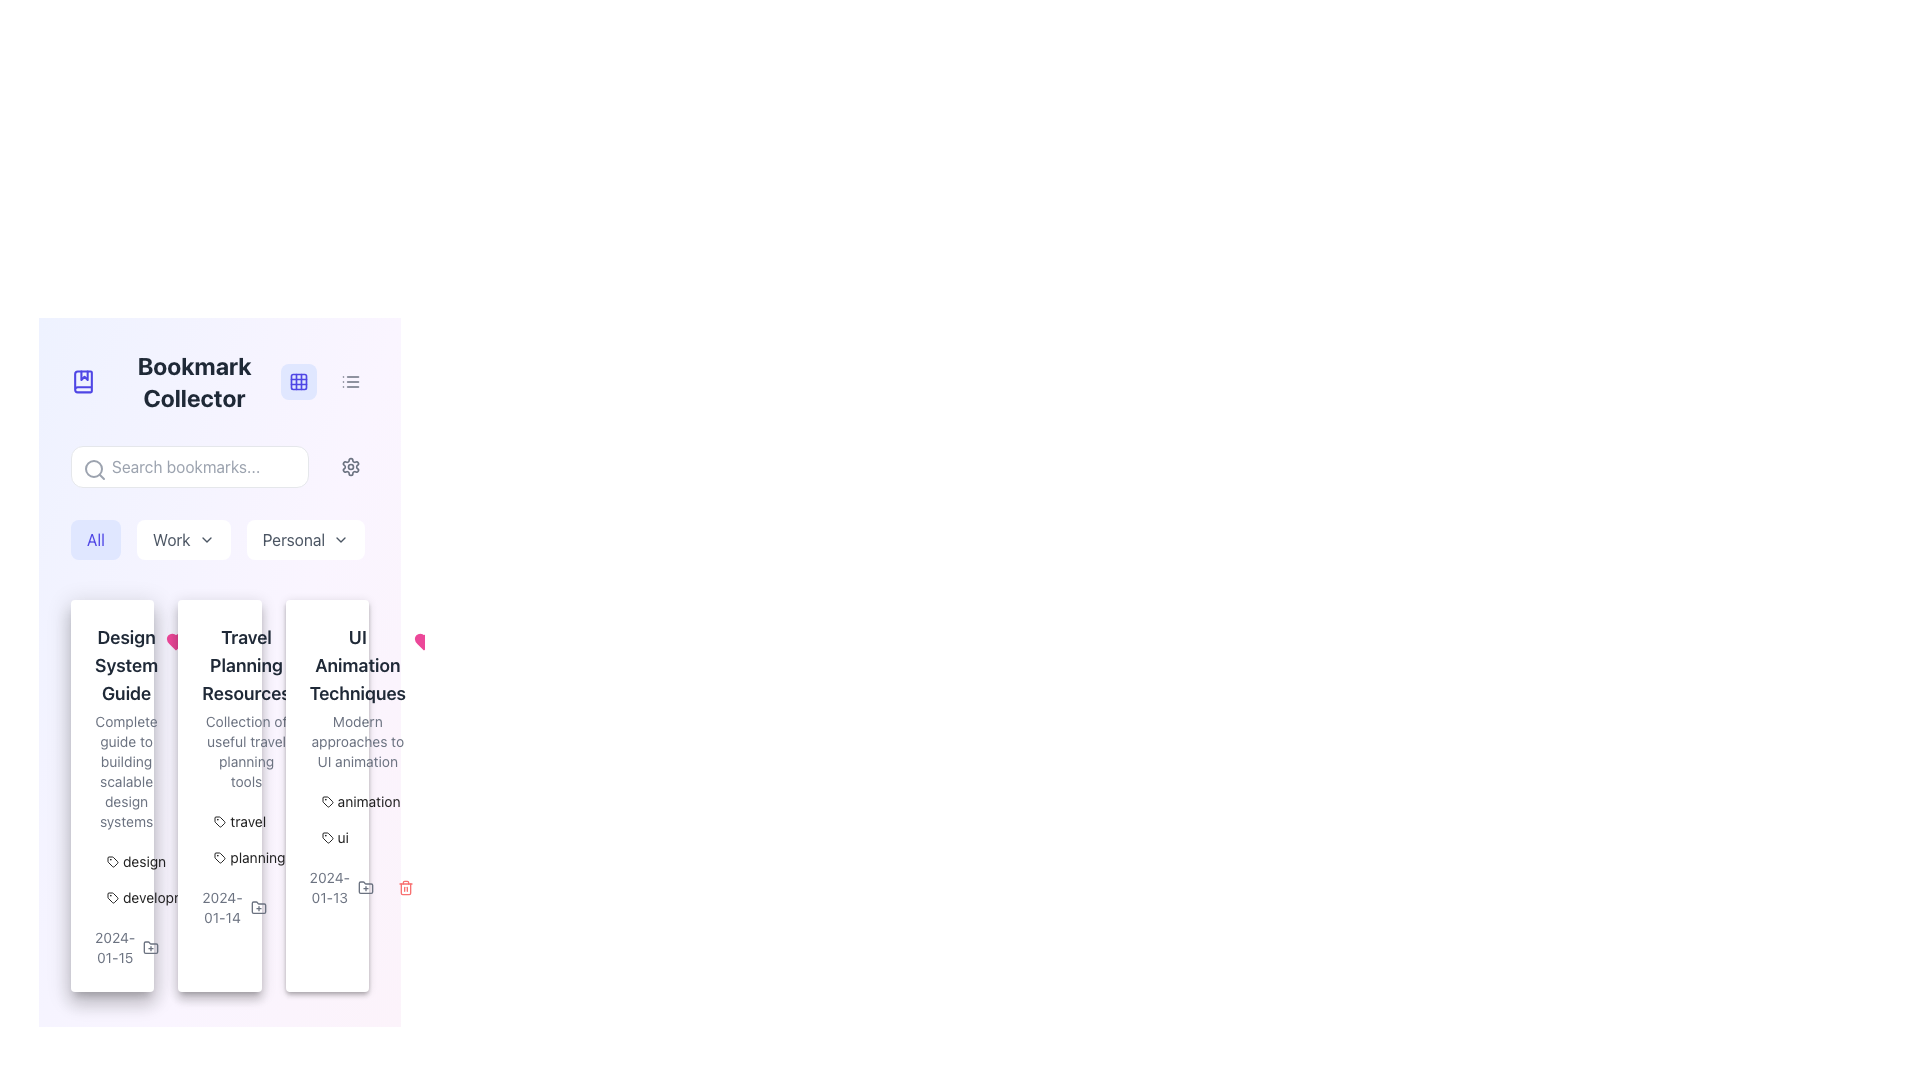 Image resolution: width=1920 pixels, height=1080 pixels. I want to click on date displayed in light grey font at the bottom left of the second card titled 'Travel Planning Resources', so click(220, 907).